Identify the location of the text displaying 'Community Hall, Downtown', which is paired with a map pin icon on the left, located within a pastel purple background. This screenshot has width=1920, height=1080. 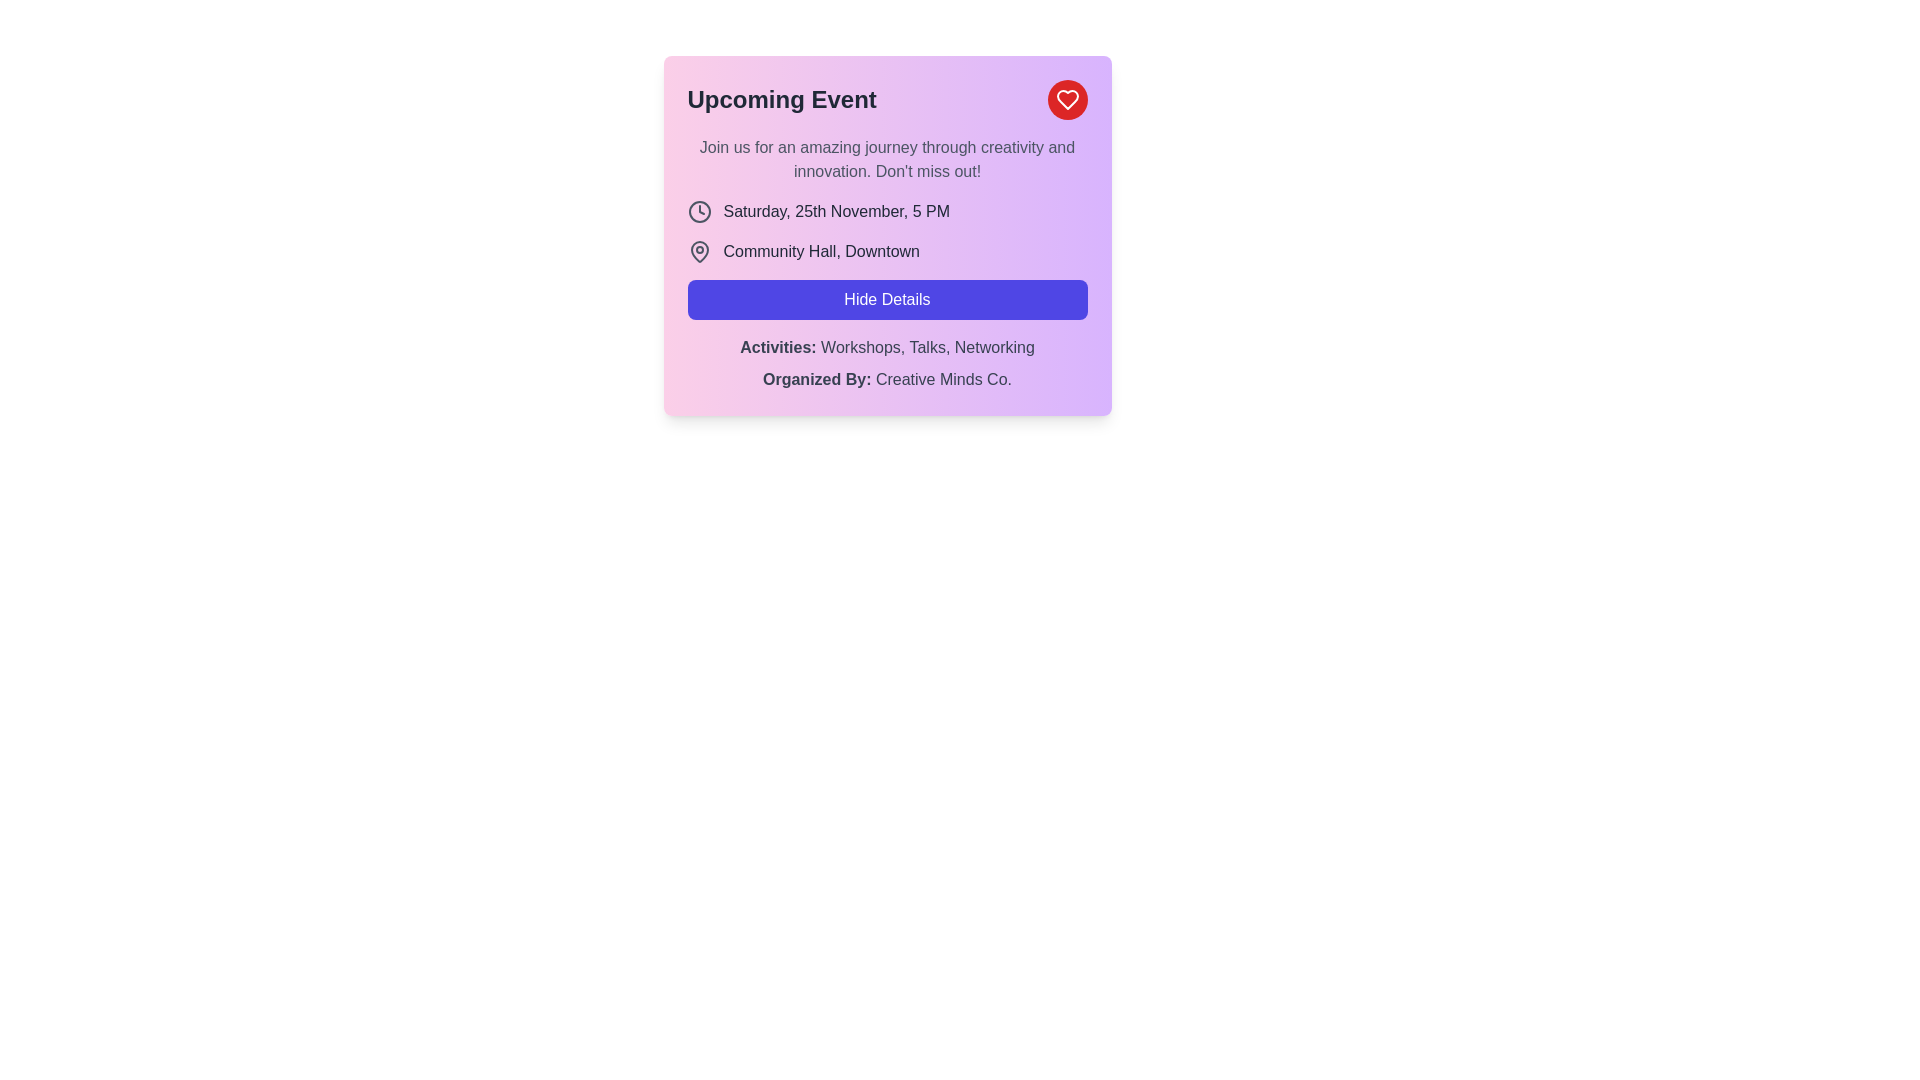
(886, 250).